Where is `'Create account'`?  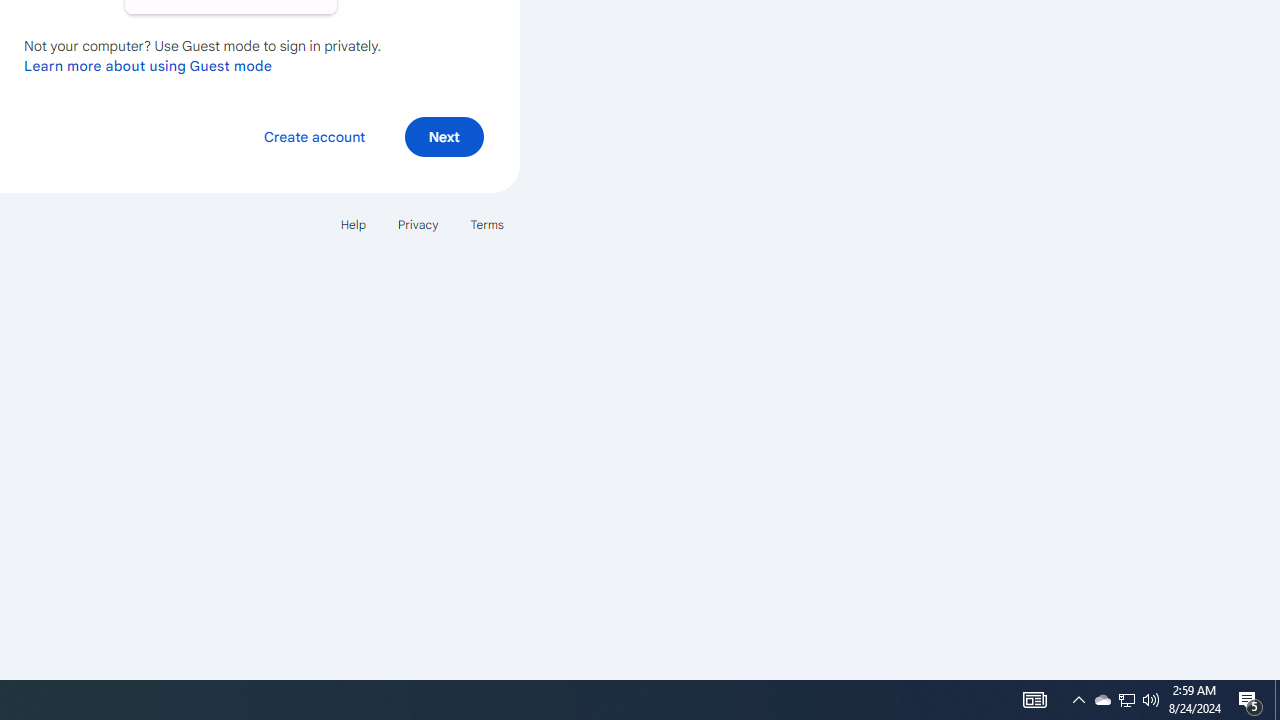
'Create account' is located at coordinates (313, 135).